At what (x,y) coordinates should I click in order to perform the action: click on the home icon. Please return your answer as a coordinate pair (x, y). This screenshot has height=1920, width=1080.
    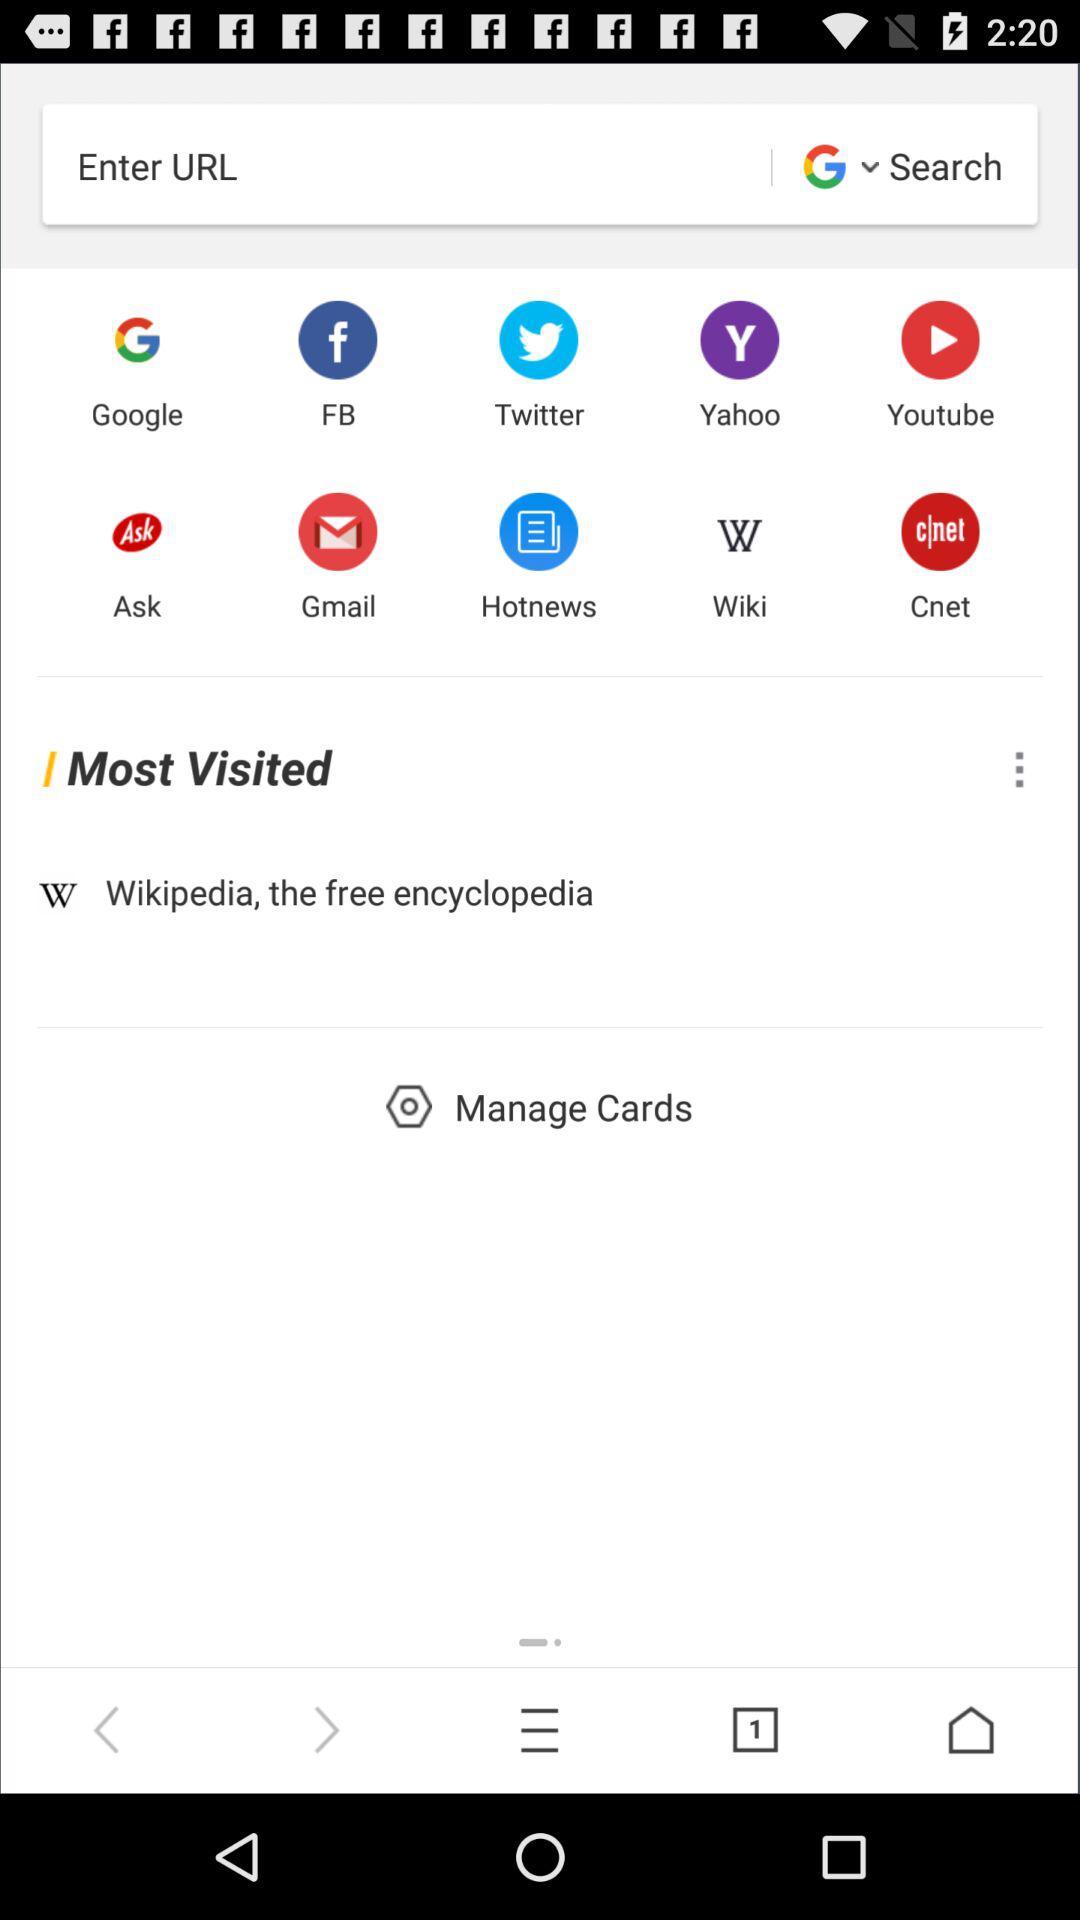
    Looking at the image, I should click on (971, 1851).